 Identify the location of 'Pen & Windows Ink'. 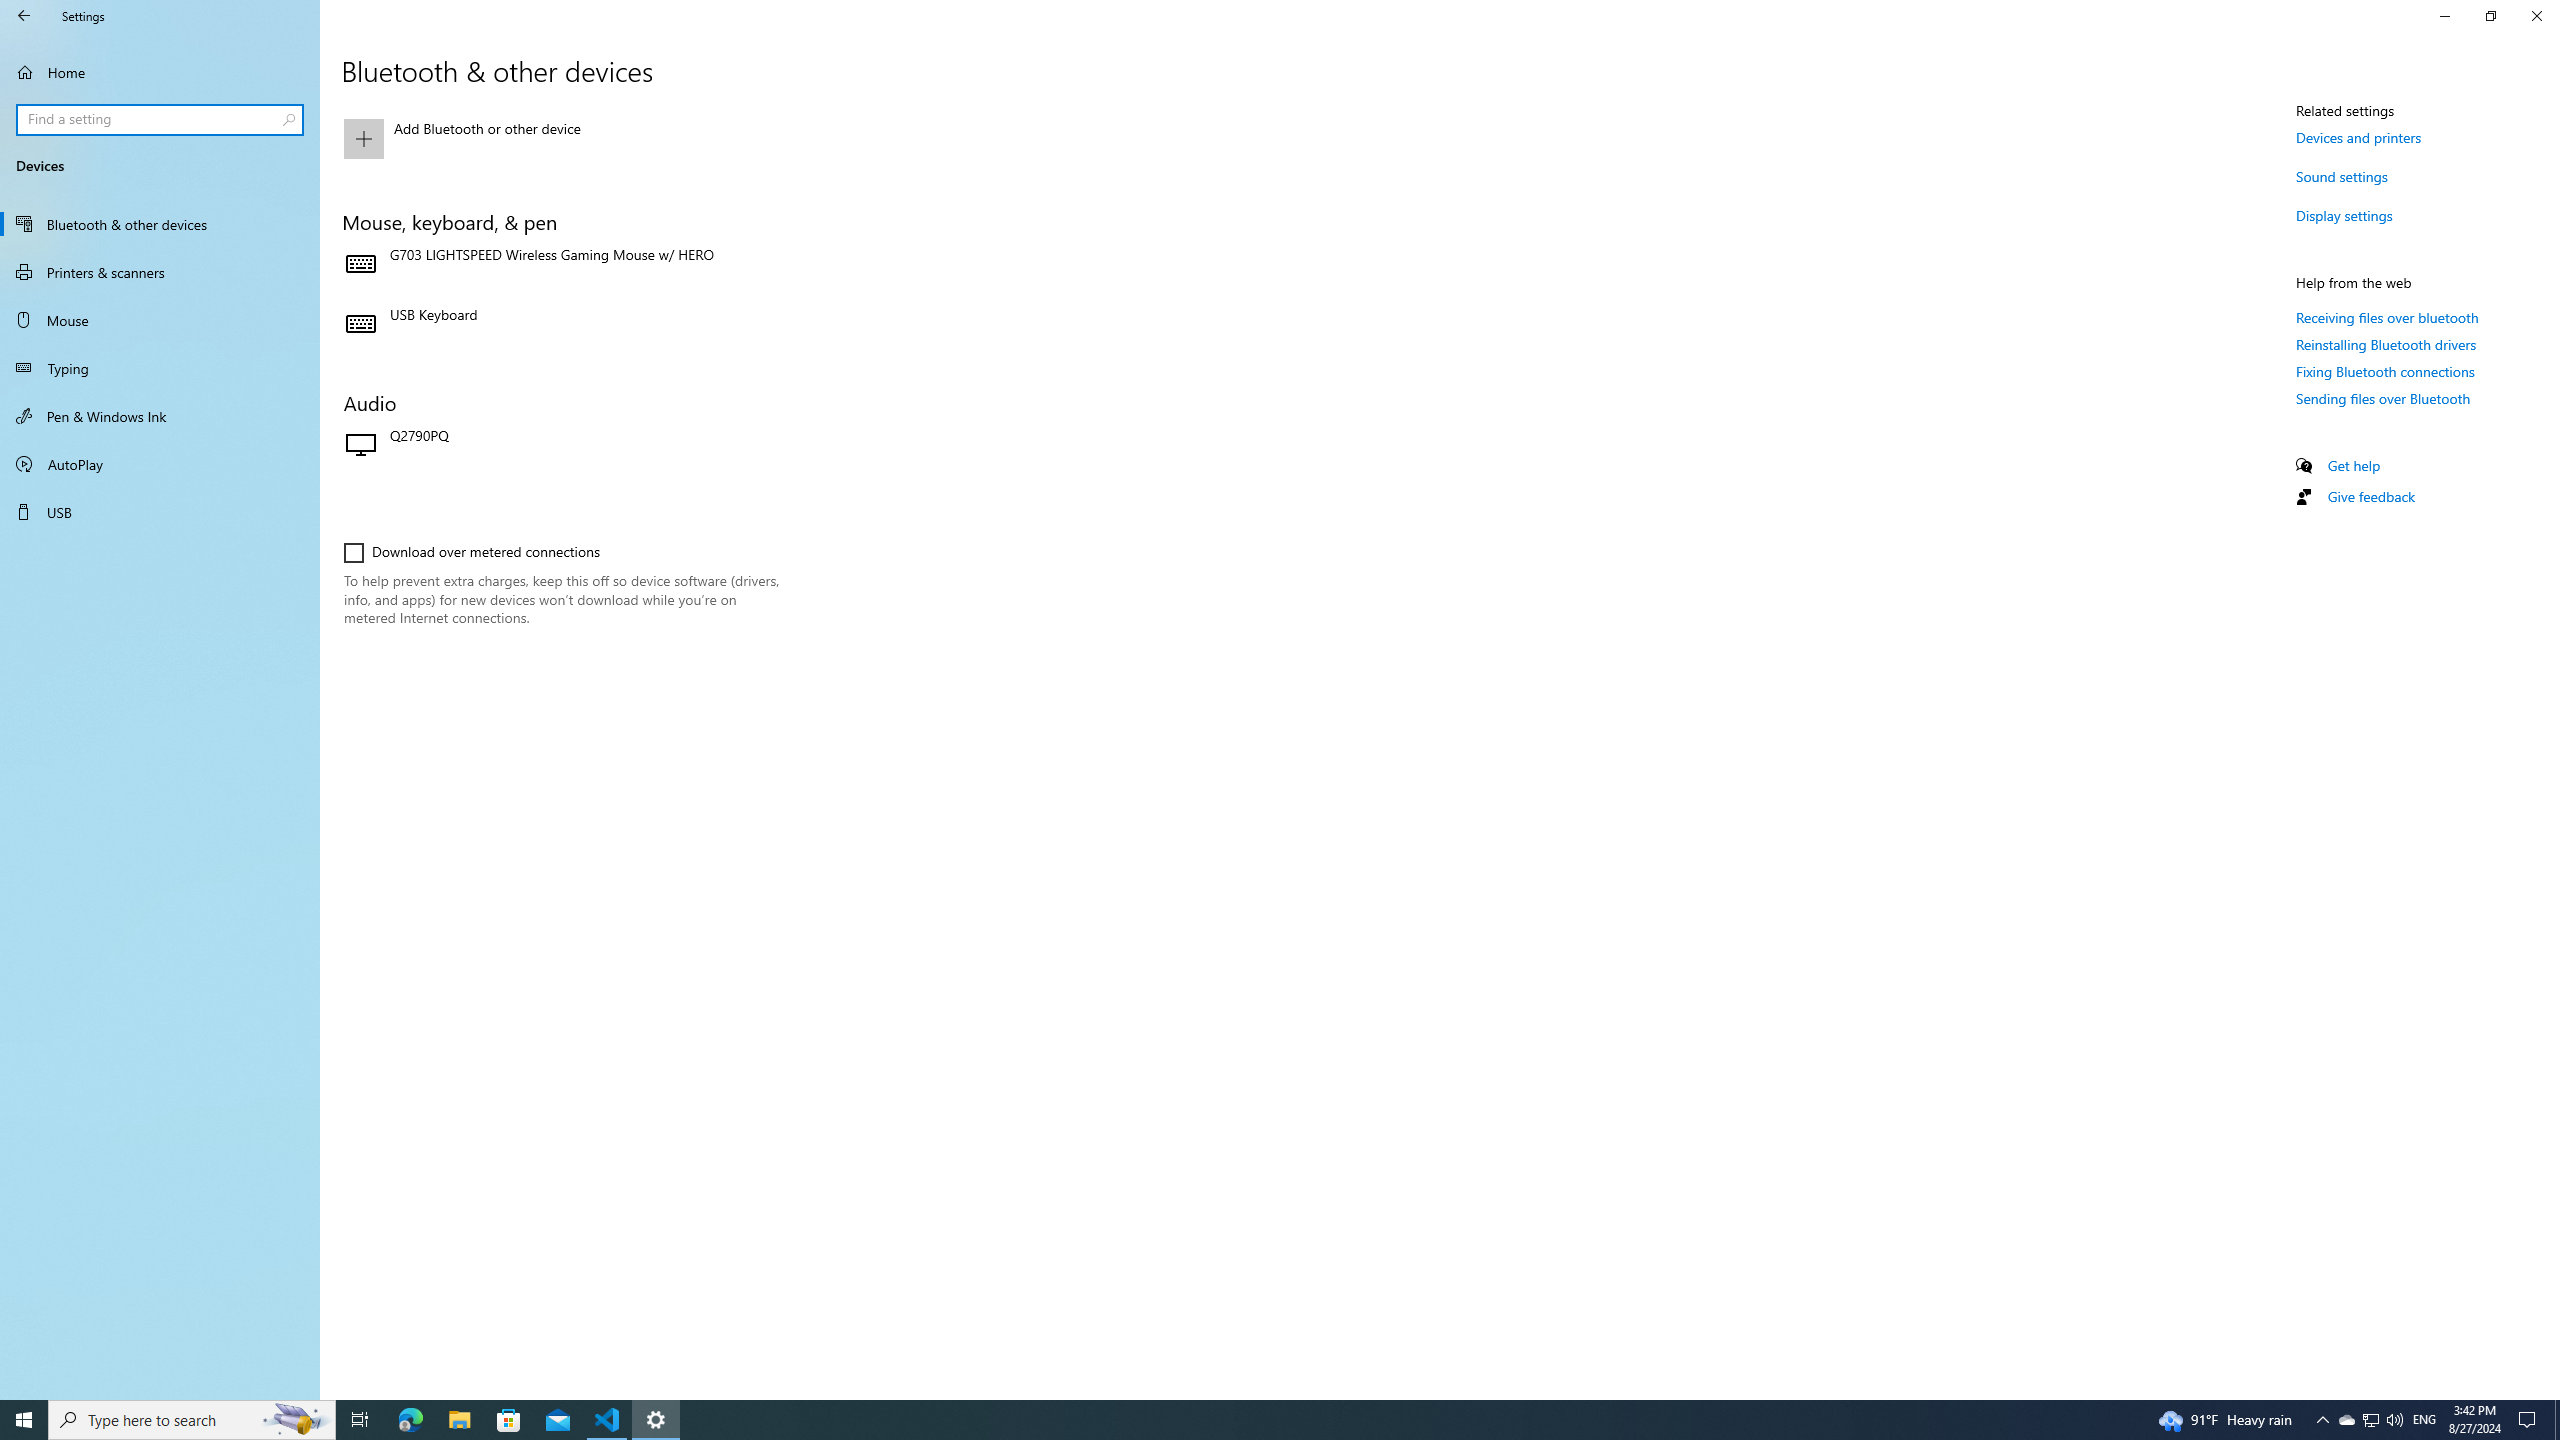
(159, 415).